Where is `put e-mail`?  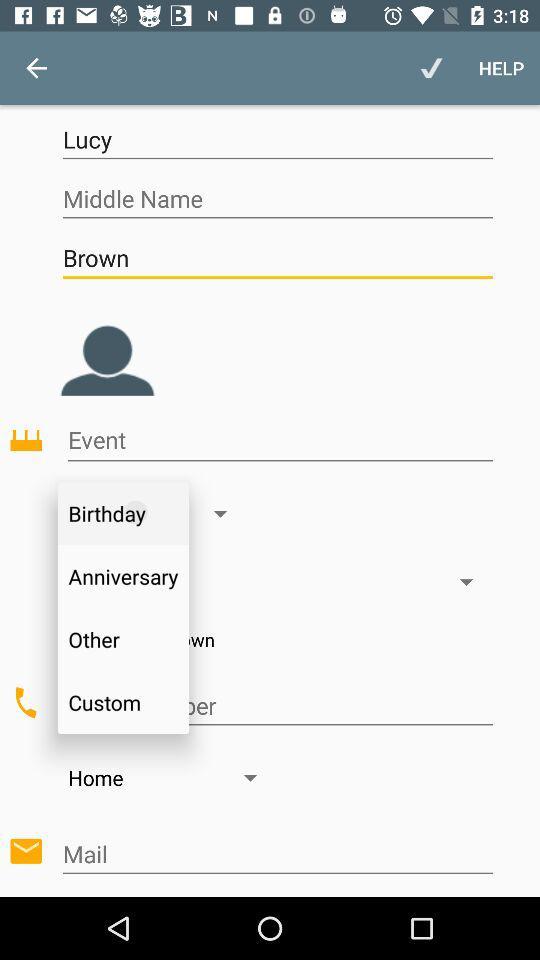 put e-mail is located at coordinates (276, 853).